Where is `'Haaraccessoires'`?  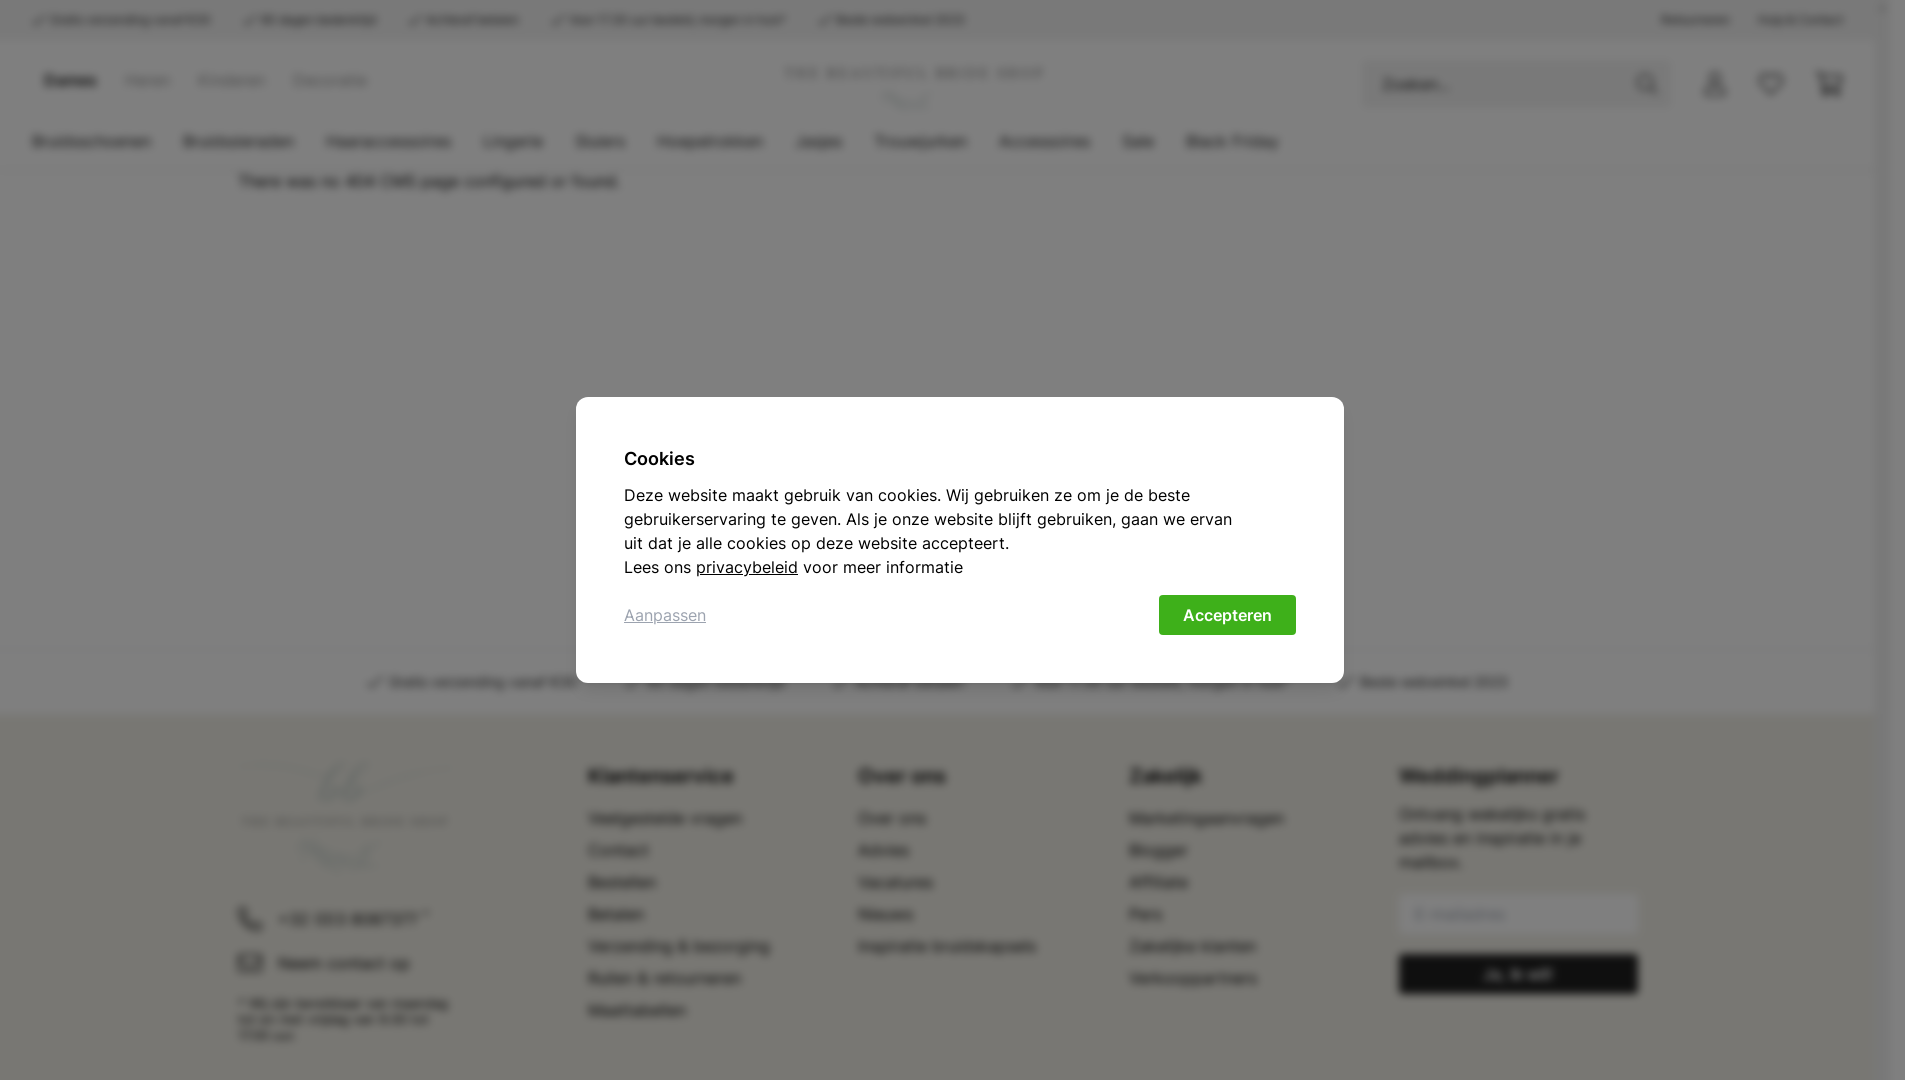
'Haaraccessoires' is located at coordinates (388, 140).